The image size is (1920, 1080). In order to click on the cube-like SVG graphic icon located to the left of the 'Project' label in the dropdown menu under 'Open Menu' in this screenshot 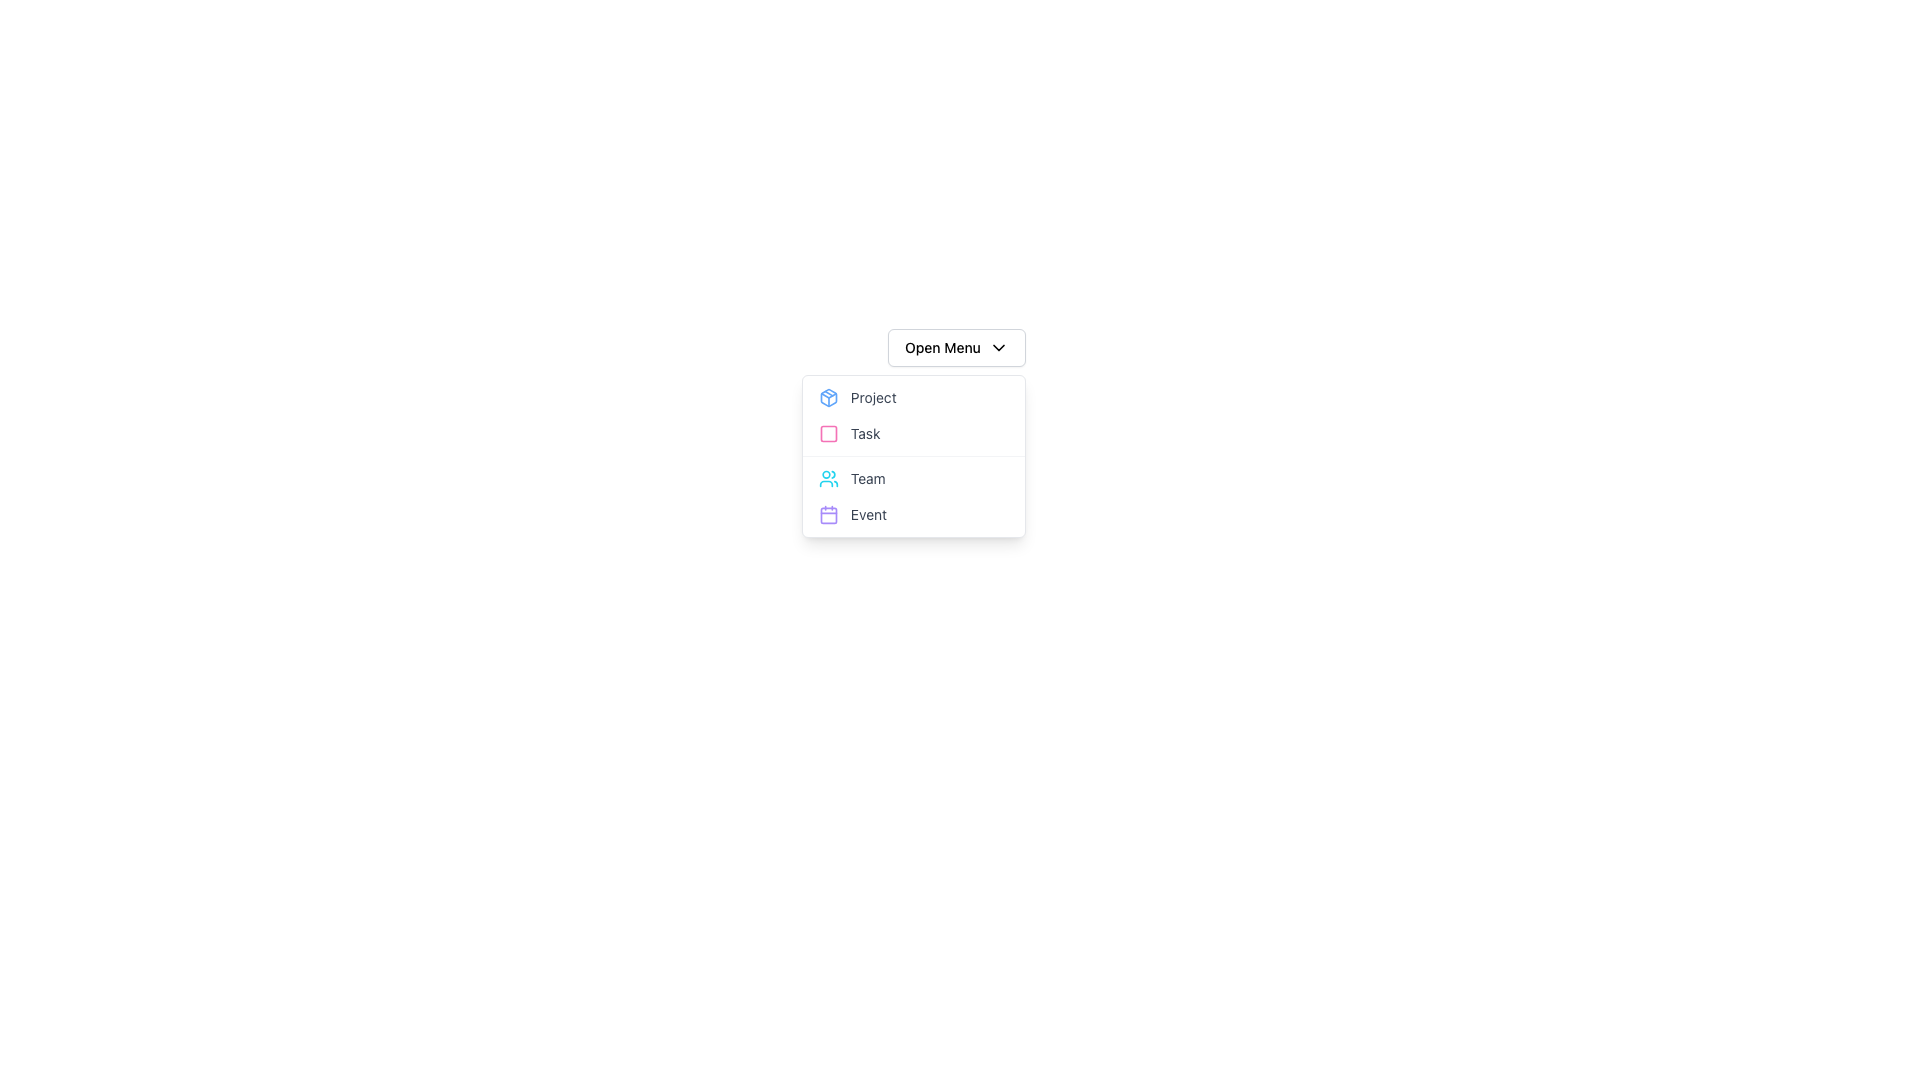, I will do `click(828, 397)`.